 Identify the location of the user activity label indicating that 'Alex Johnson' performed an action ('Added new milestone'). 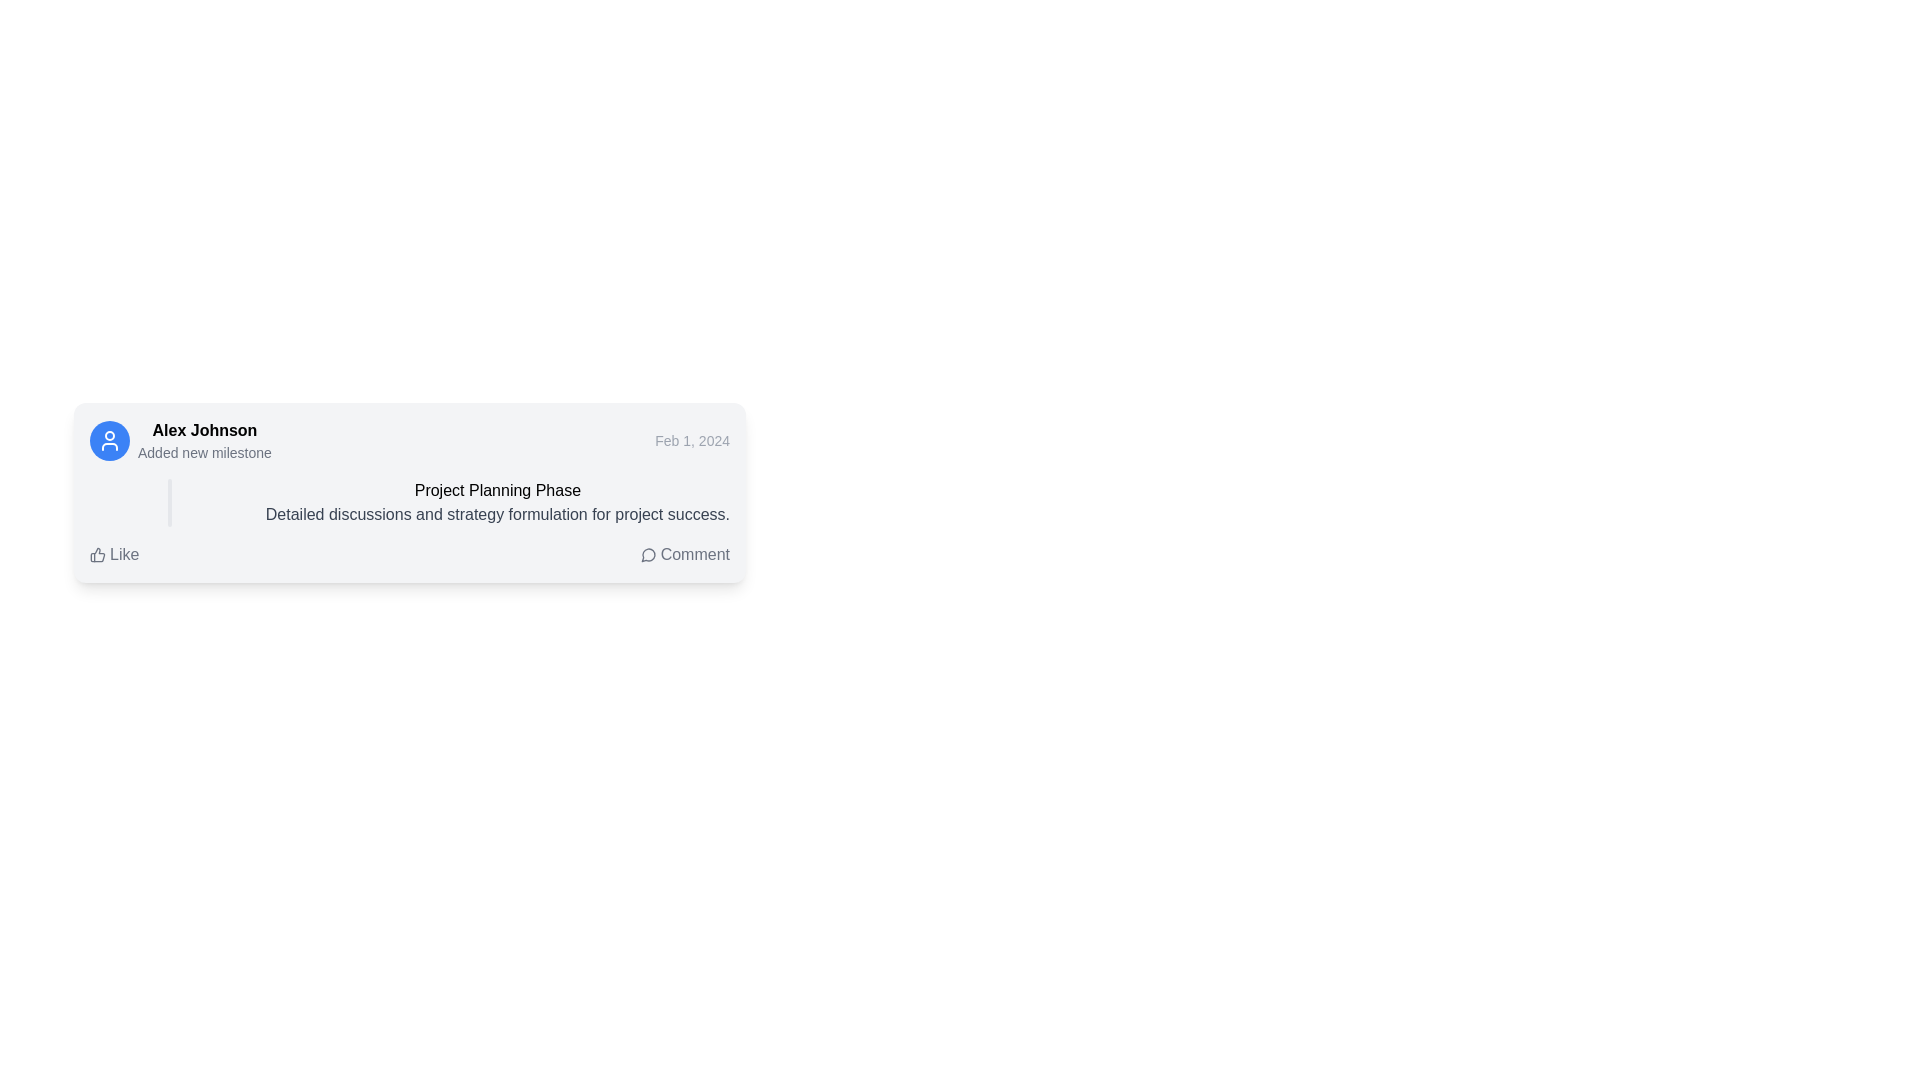
(204, 439).